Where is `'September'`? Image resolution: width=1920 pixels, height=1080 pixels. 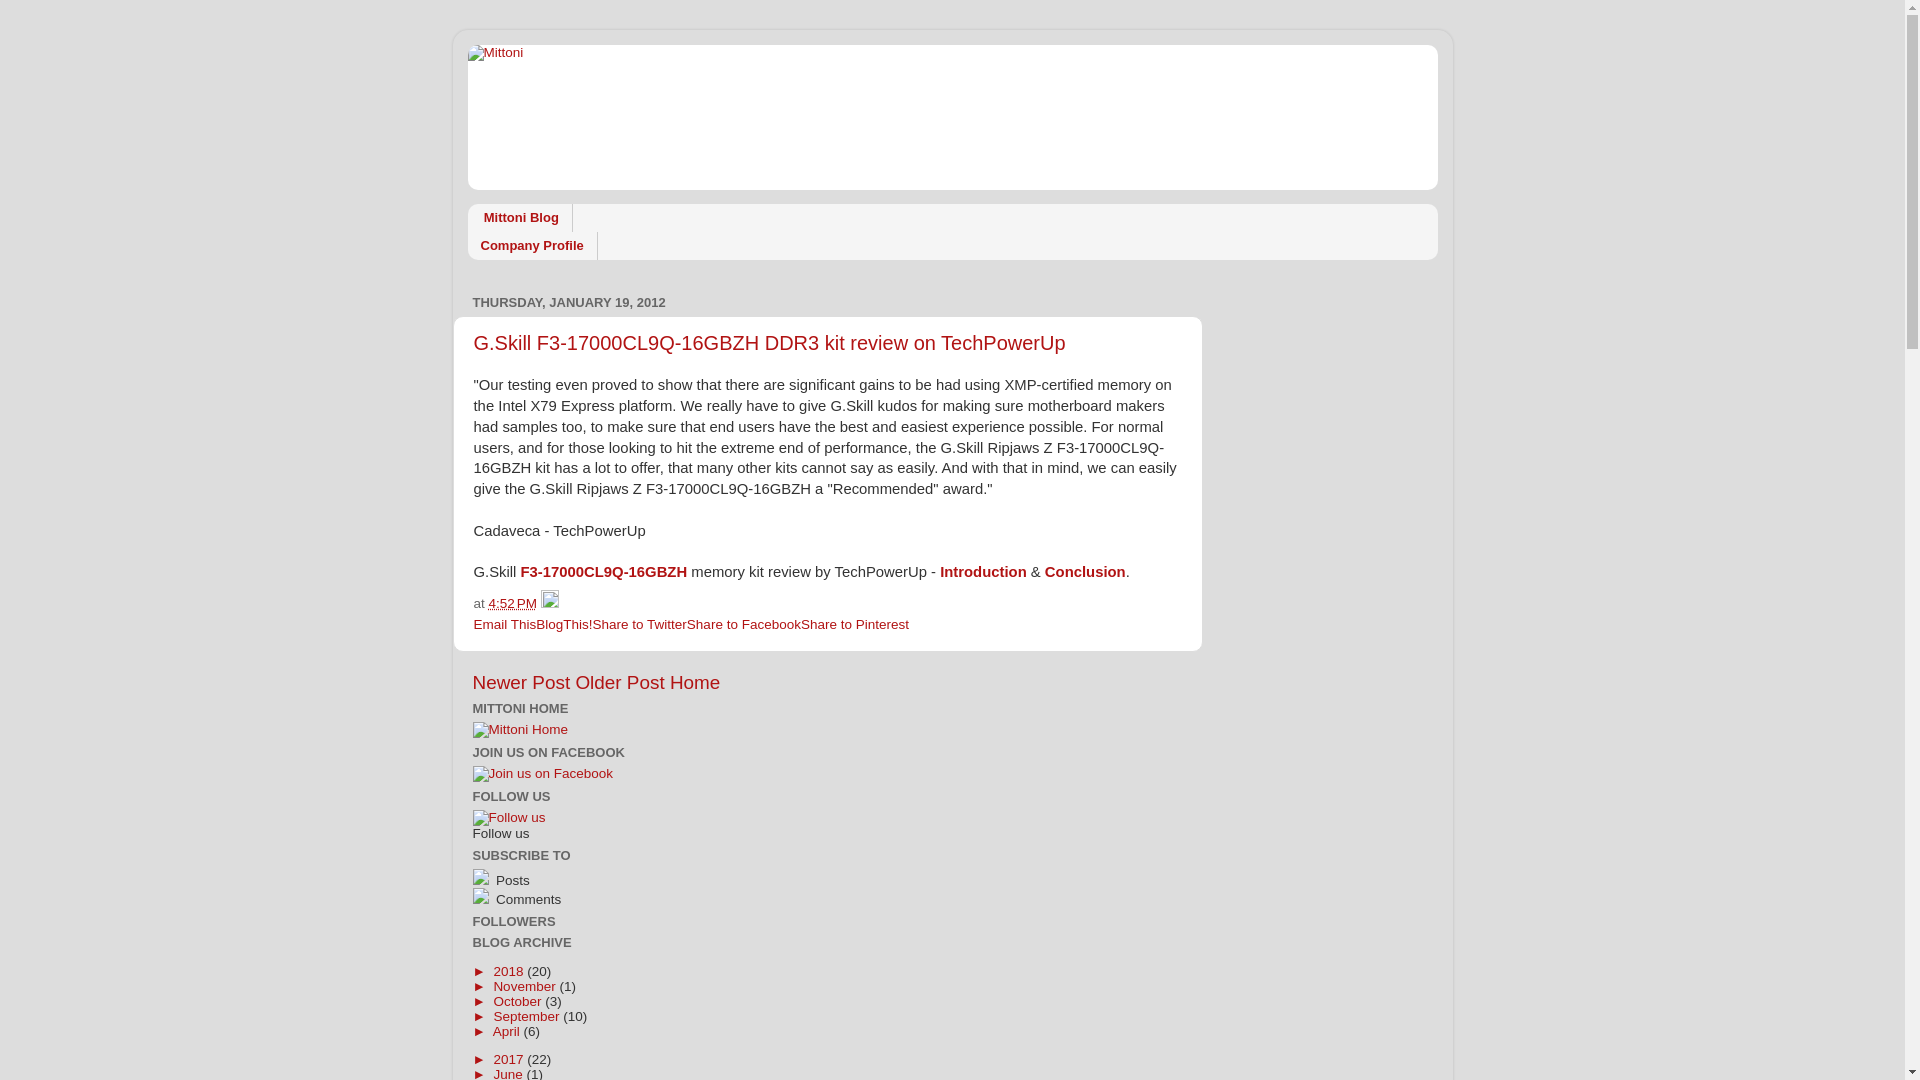 'September' is located at coordinates (528, 1015).